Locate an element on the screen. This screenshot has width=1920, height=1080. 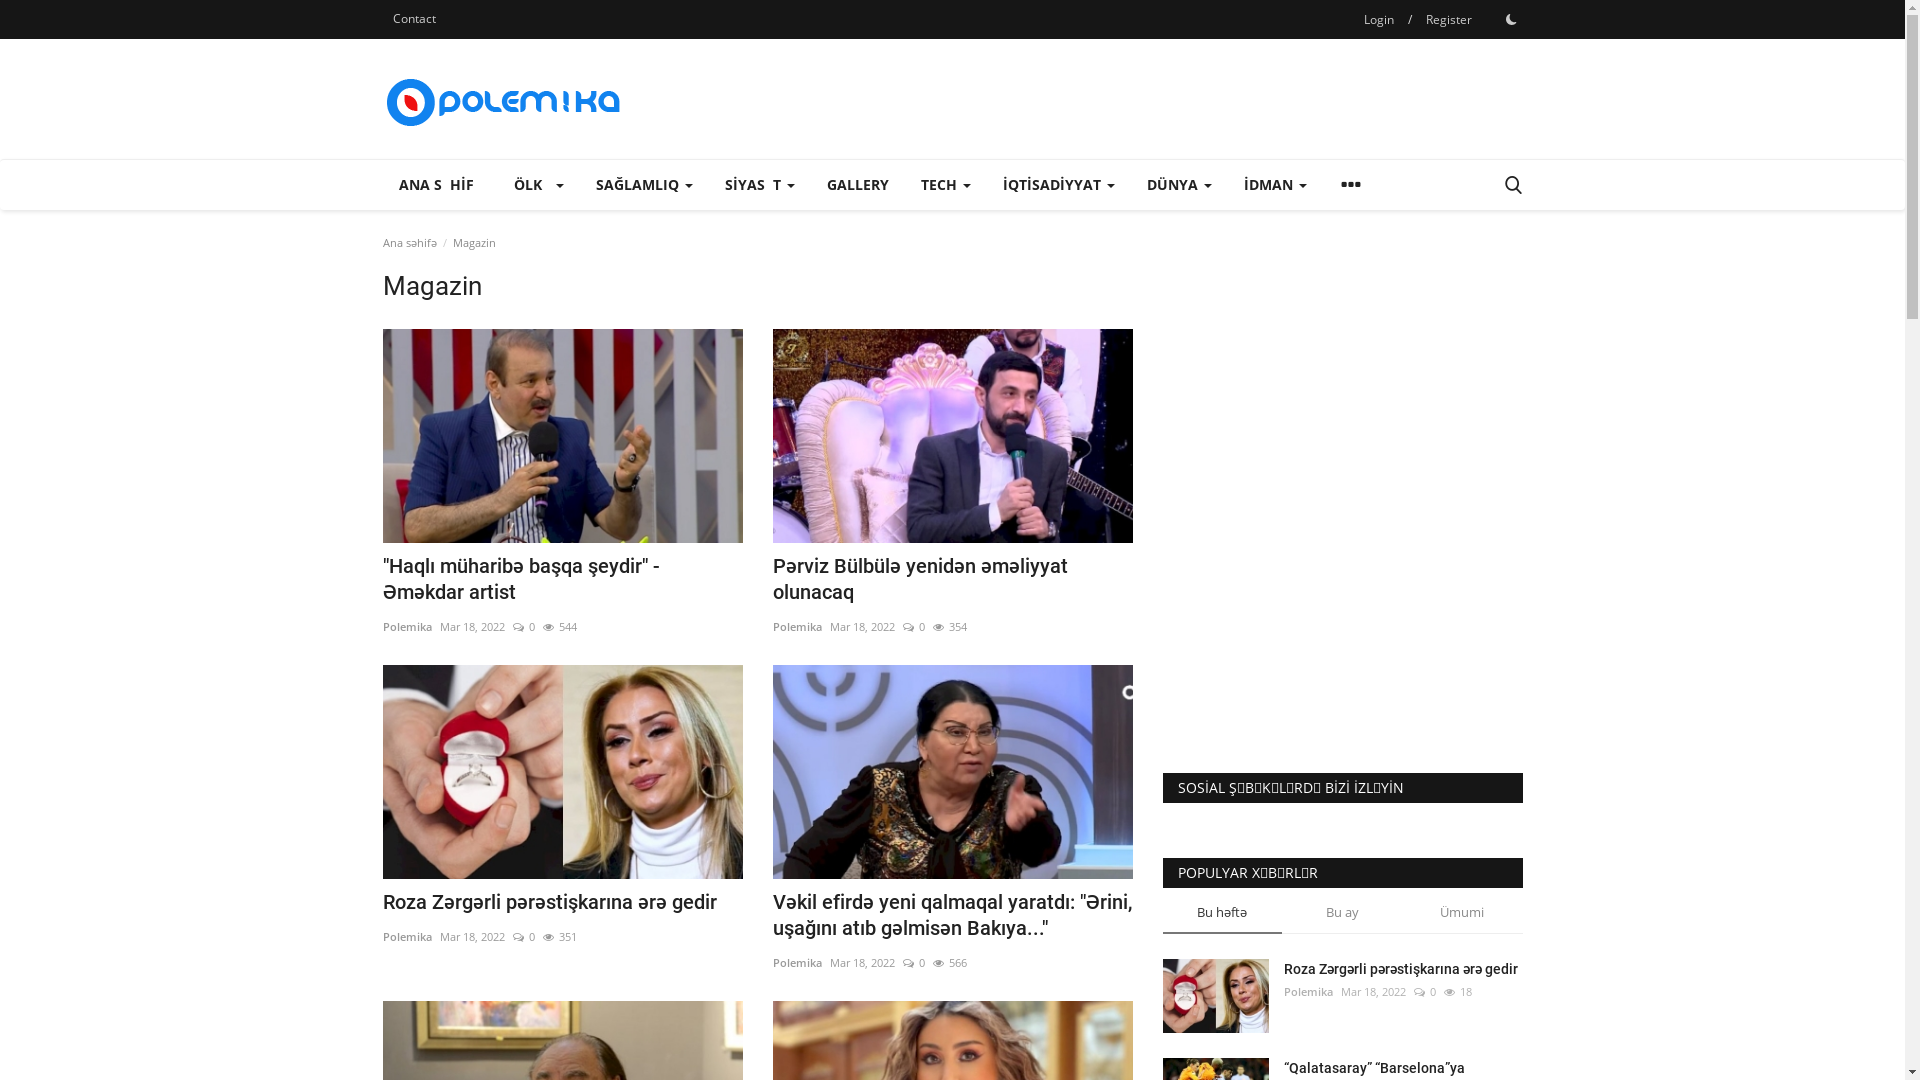
'Polemika' is located at coordinates (1308, 991).